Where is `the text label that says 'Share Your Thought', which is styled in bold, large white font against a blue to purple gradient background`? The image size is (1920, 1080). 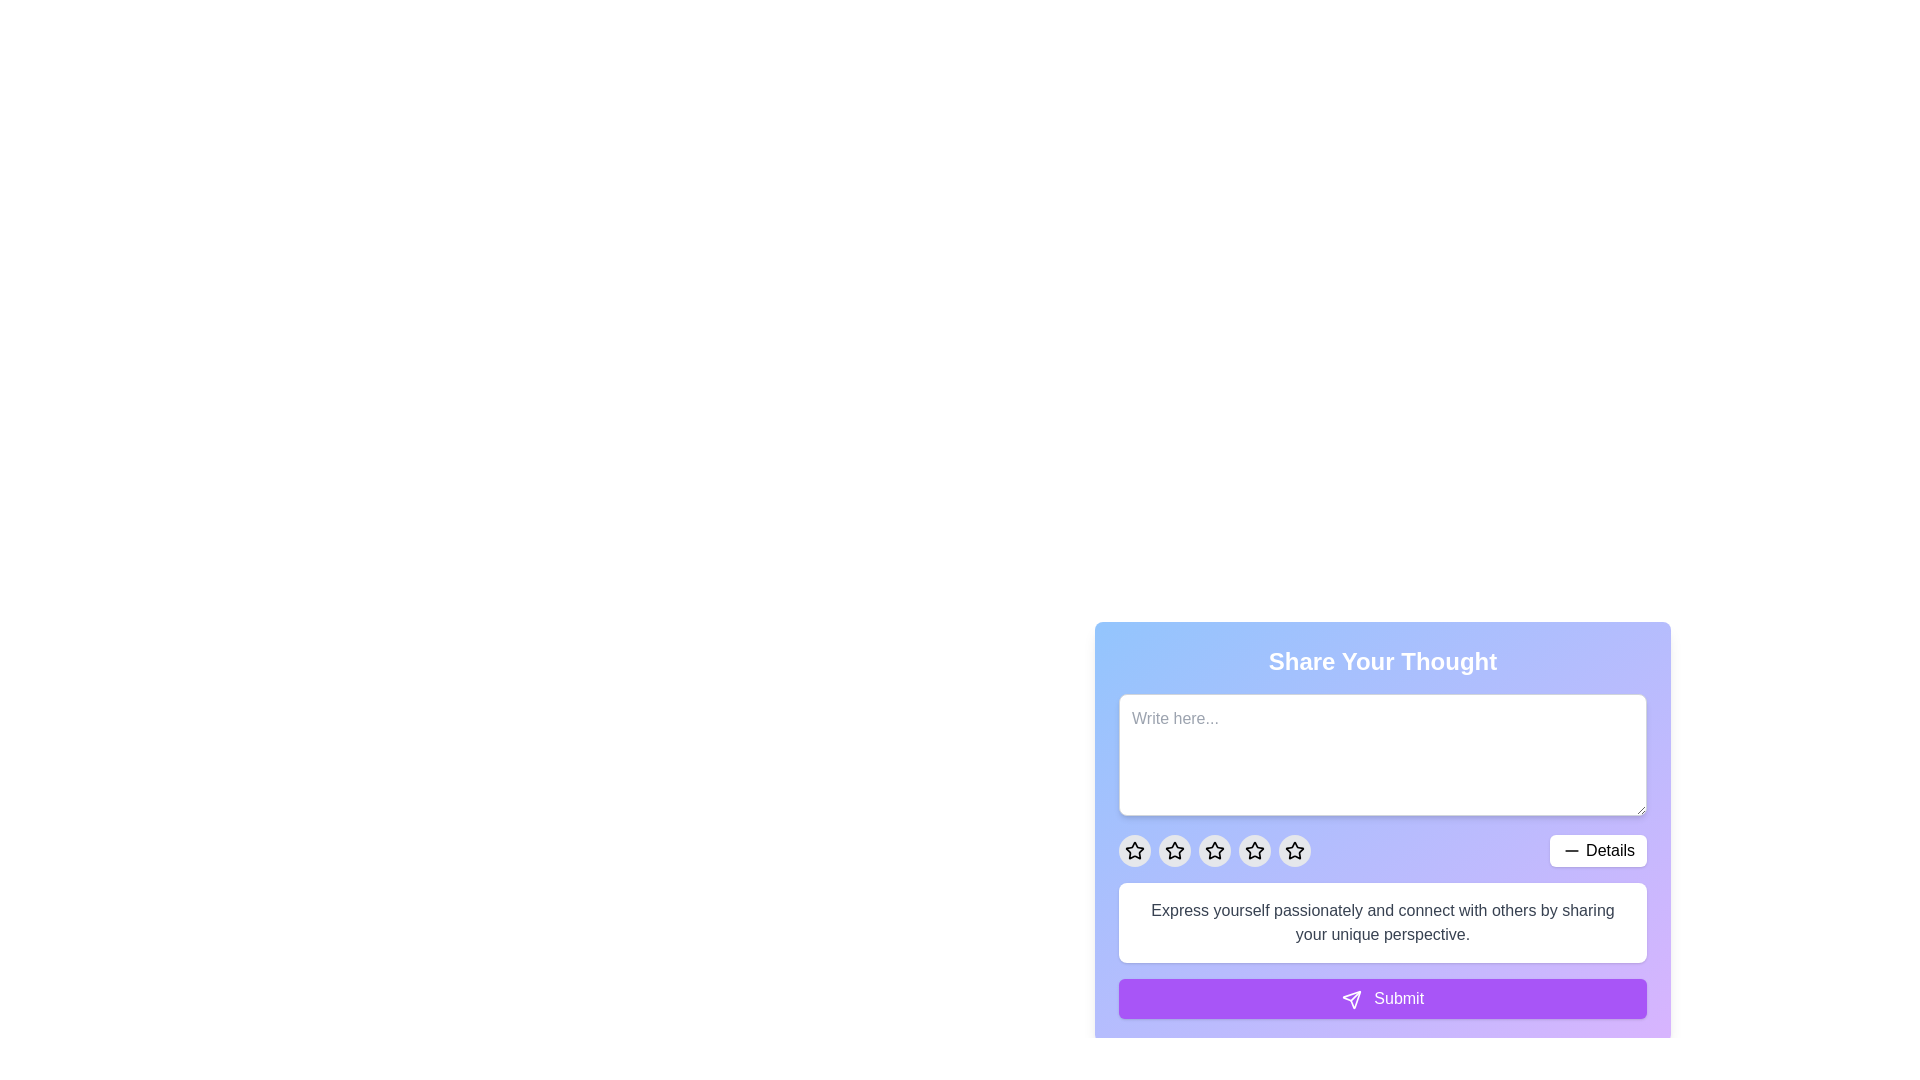
the text label that says 'Share Your Thought', which is styled in bold, large white font against a blue to purple gradient background is located at coordinates (1381, 662).